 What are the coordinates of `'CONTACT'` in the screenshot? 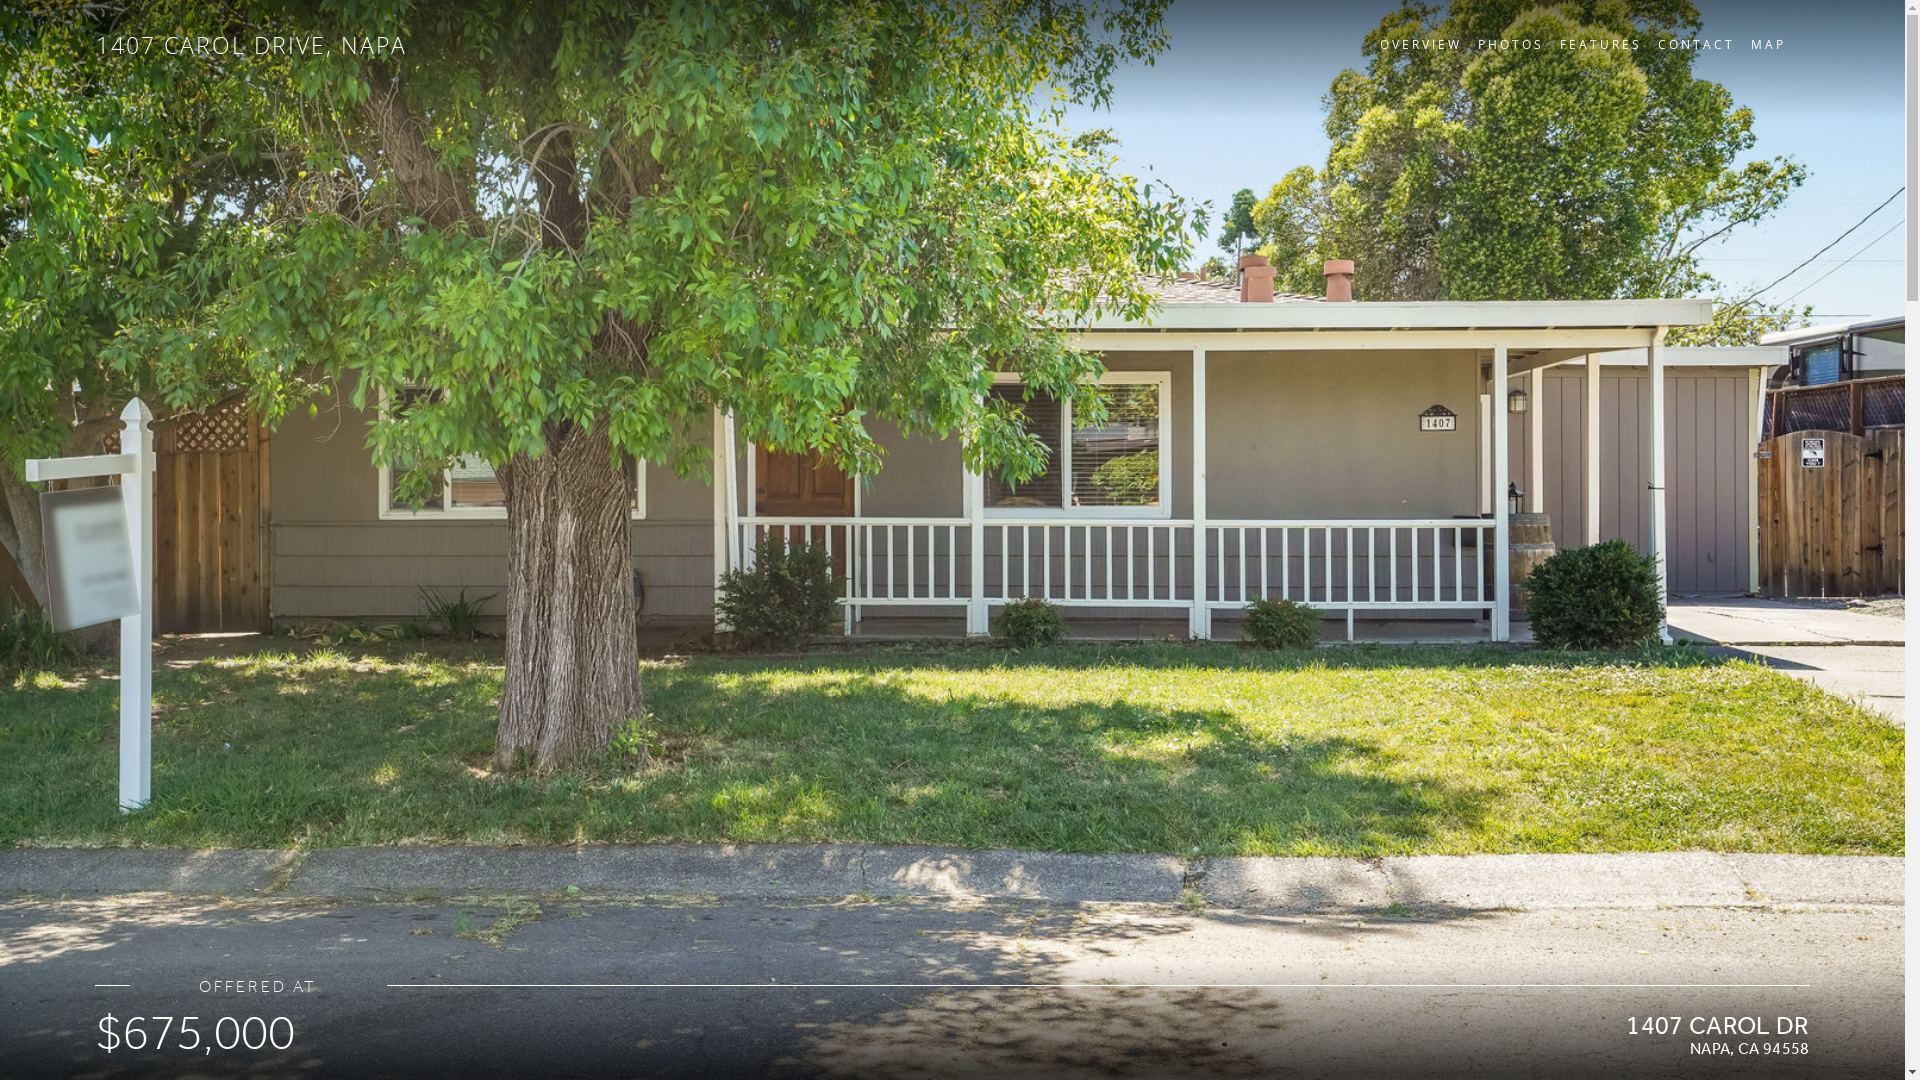 It's located at (1695, 44).